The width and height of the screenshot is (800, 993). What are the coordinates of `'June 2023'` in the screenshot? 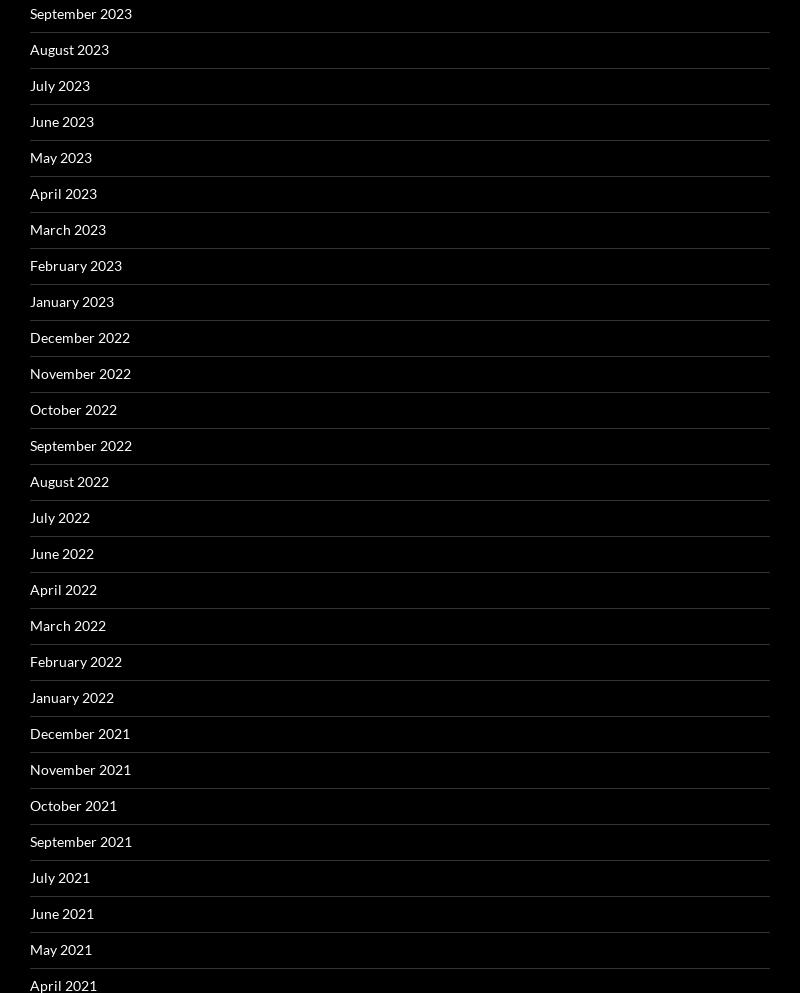 It's located at (61, 120).